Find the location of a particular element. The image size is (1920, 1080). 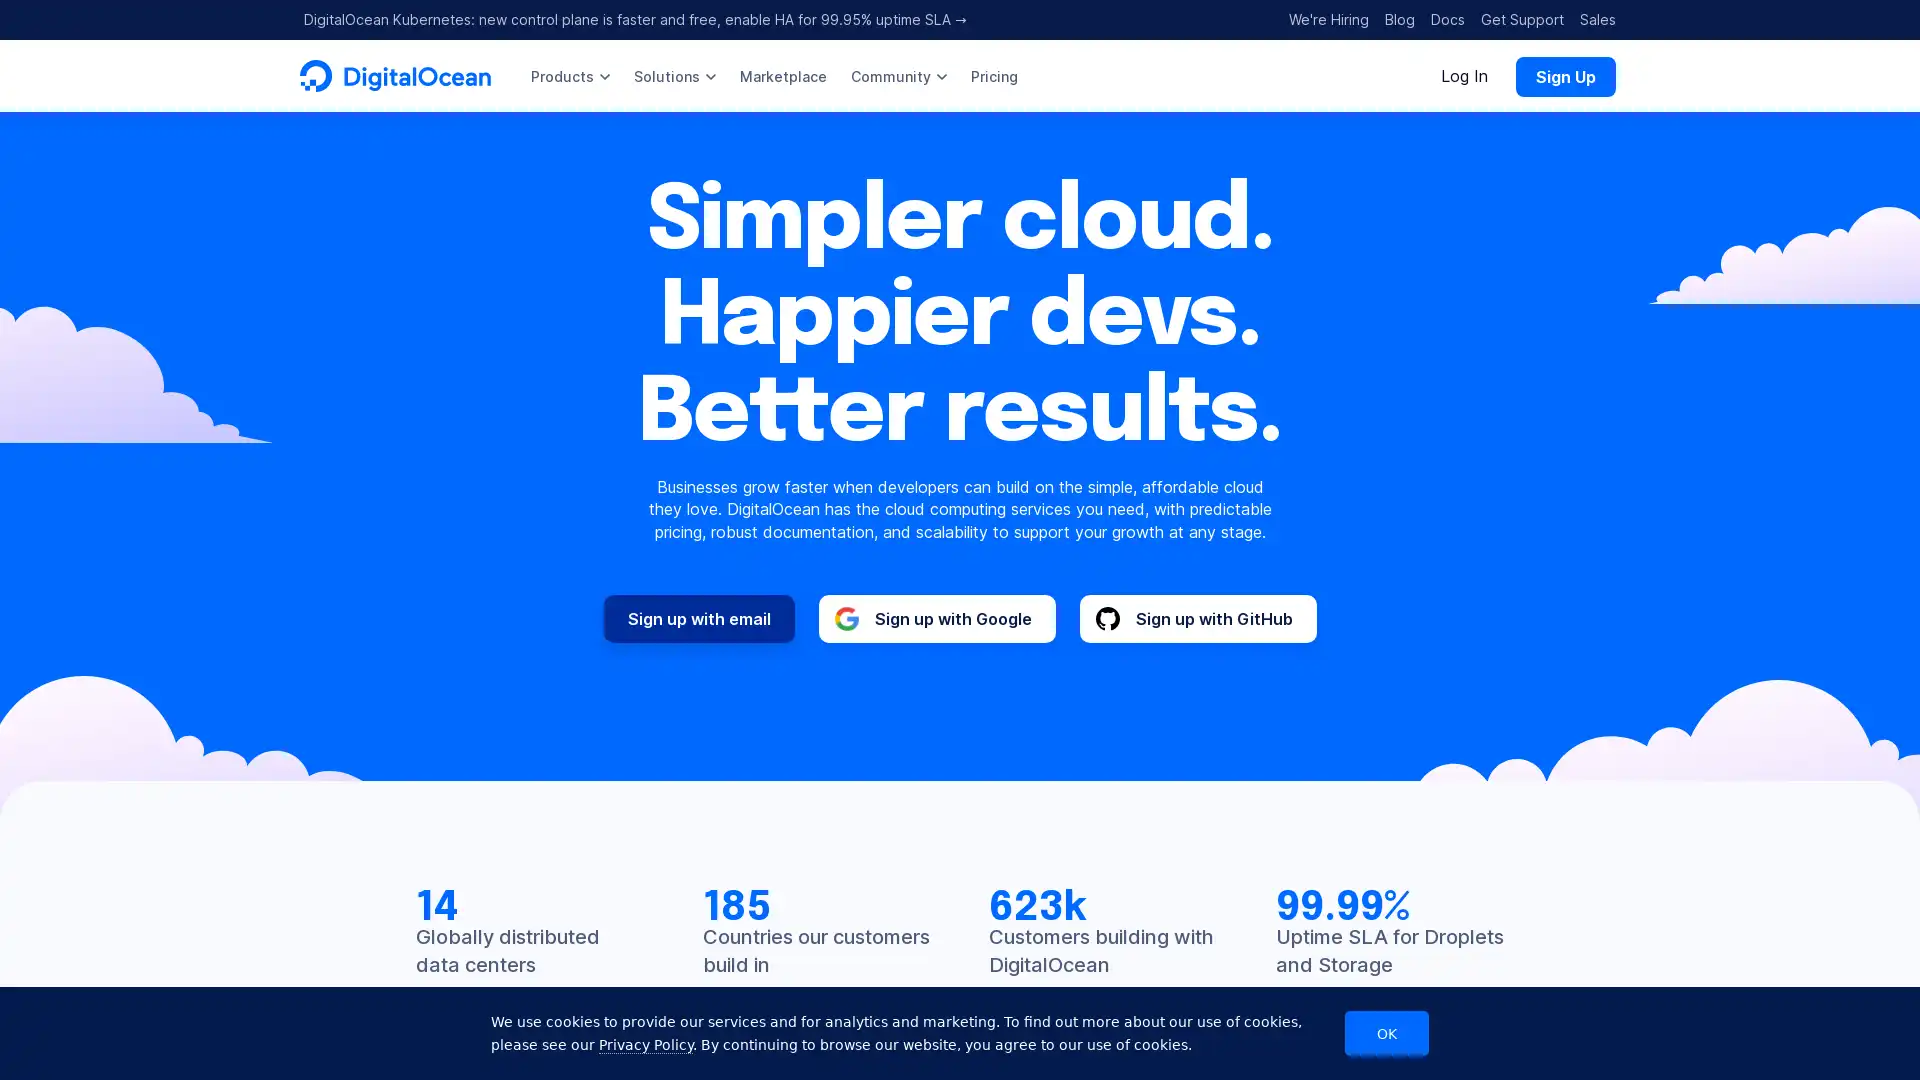

OK is located at coordinates (1386, 1033).